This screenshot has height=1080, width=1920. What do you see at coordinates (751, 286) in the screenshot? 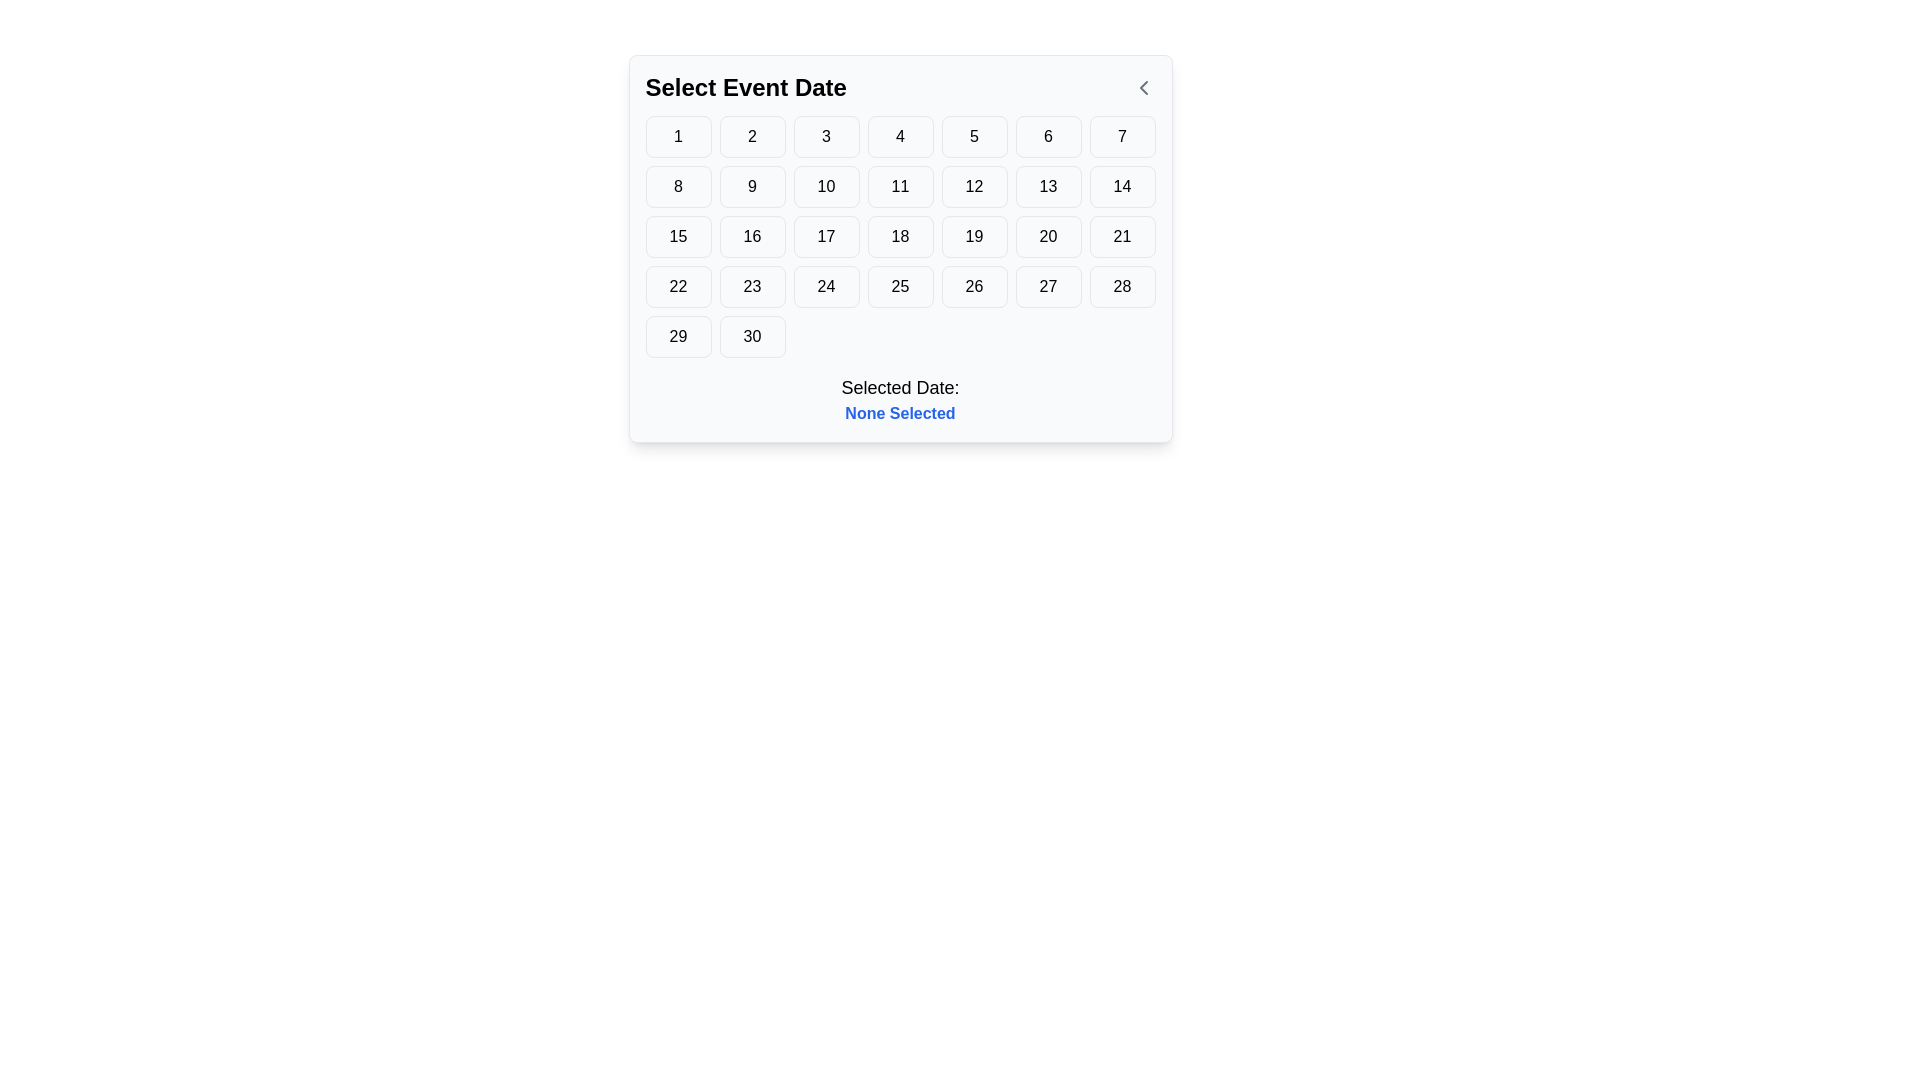
I see `the square button with rounded corners labeled '23'` at bounding box center [751, 286].